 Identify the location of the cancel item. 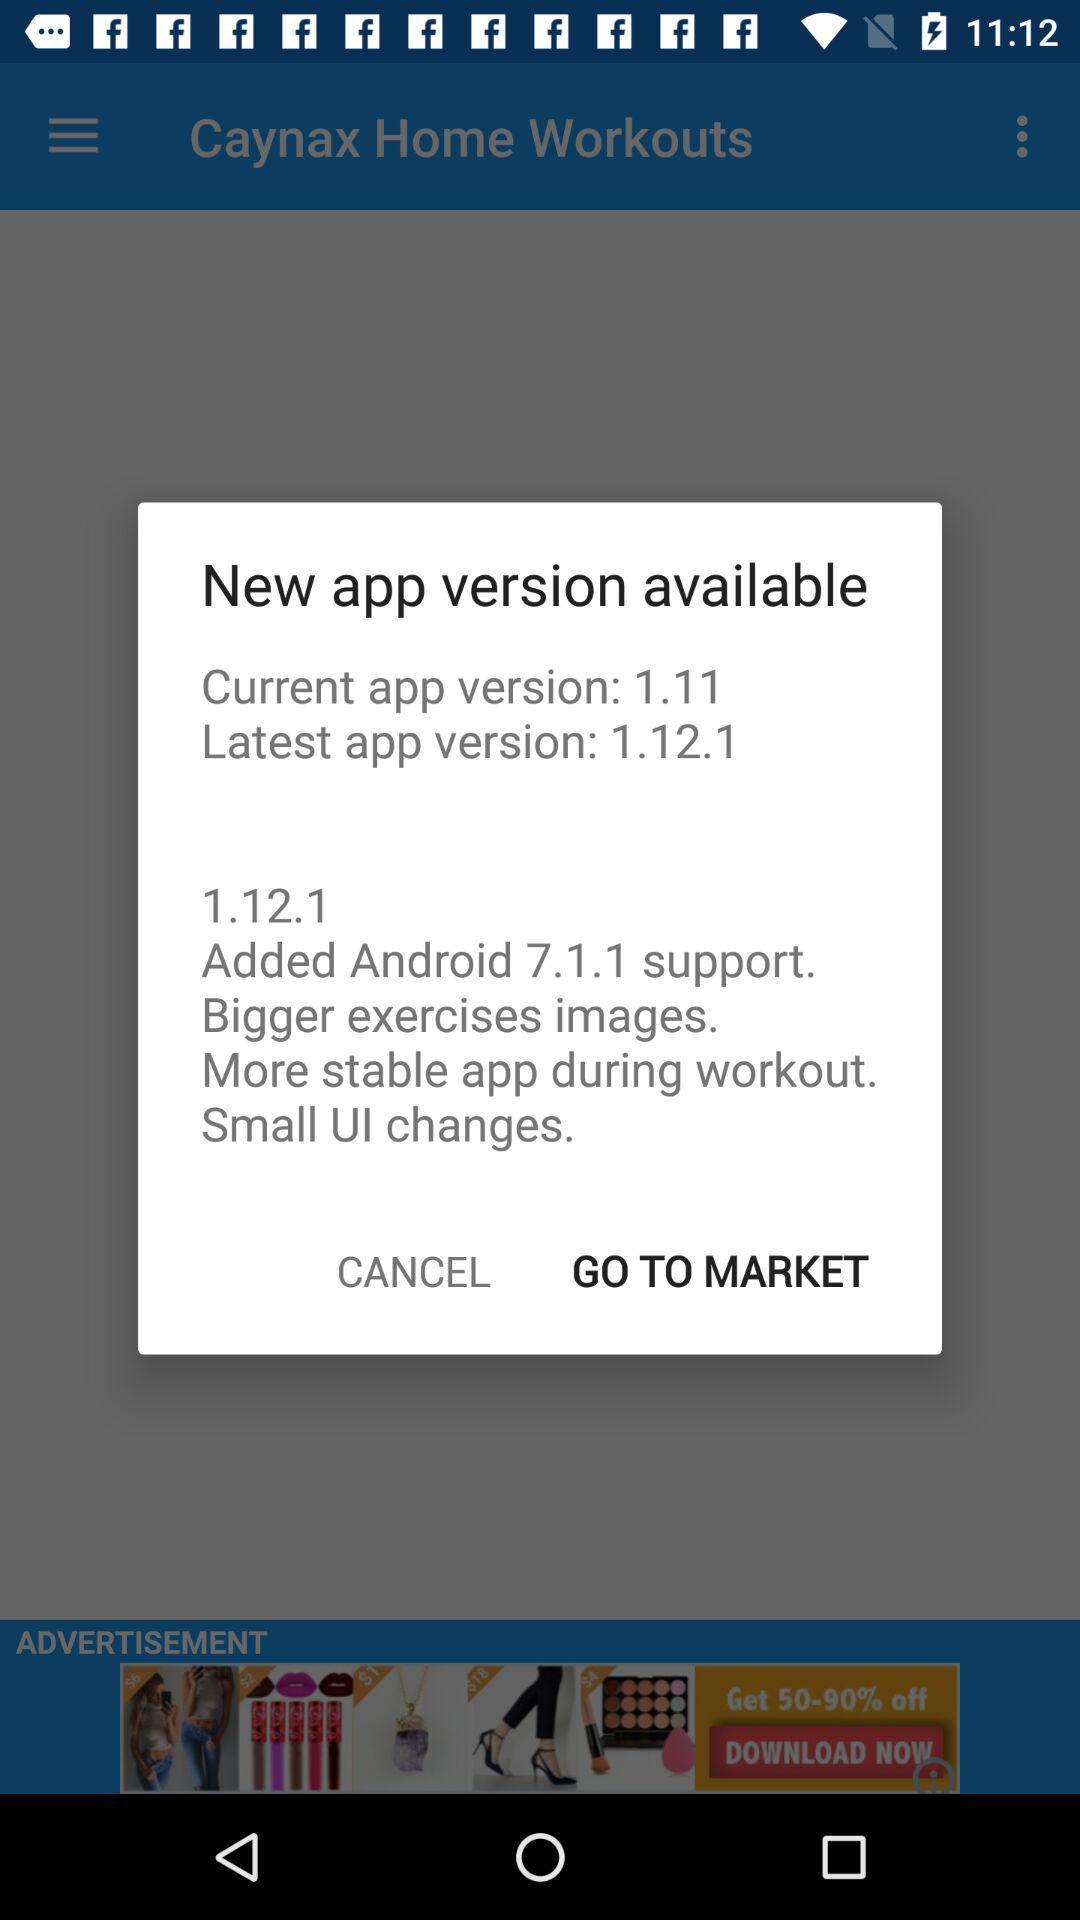
(412, 1269).